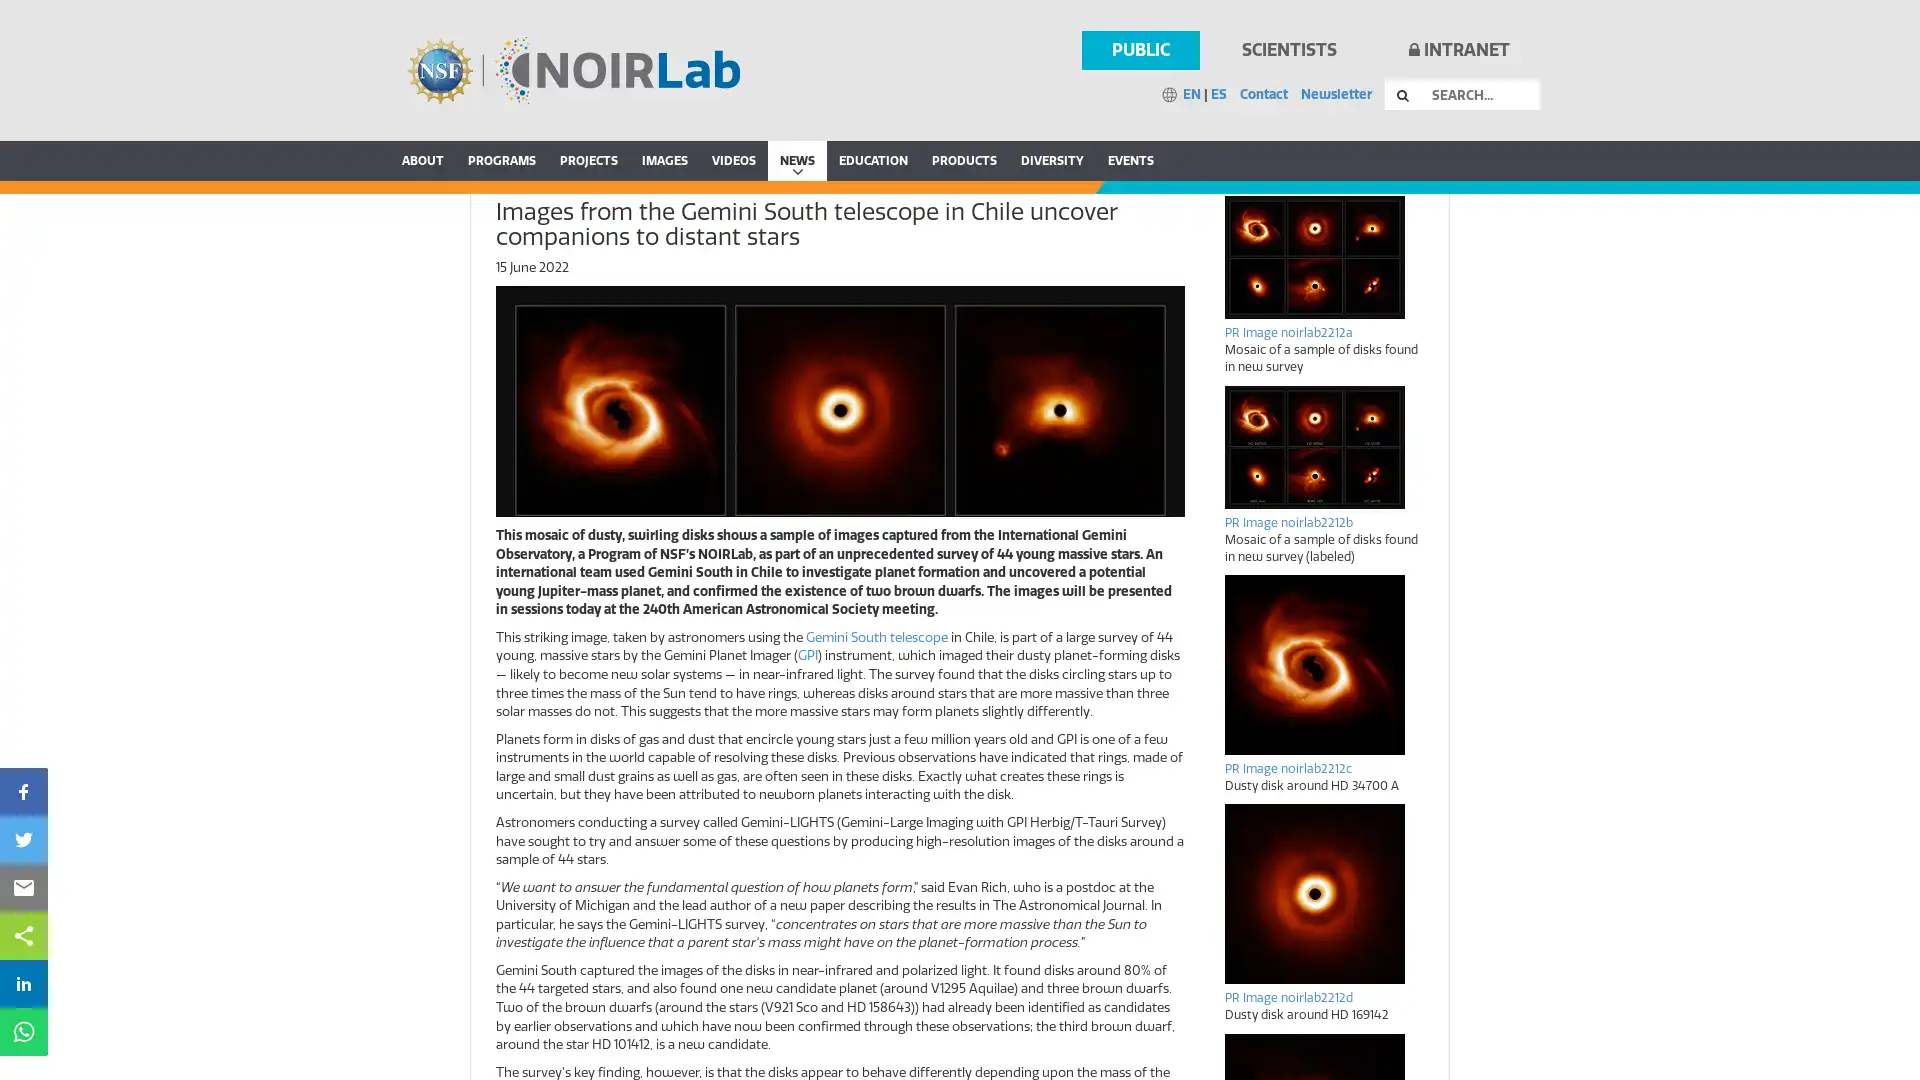 This screenshot has width=1920, height=1080. What do you see at coordinates (1288, 49) in the screenshot?
I see `SCIENTISTS` at bounding box center [1288, 49].